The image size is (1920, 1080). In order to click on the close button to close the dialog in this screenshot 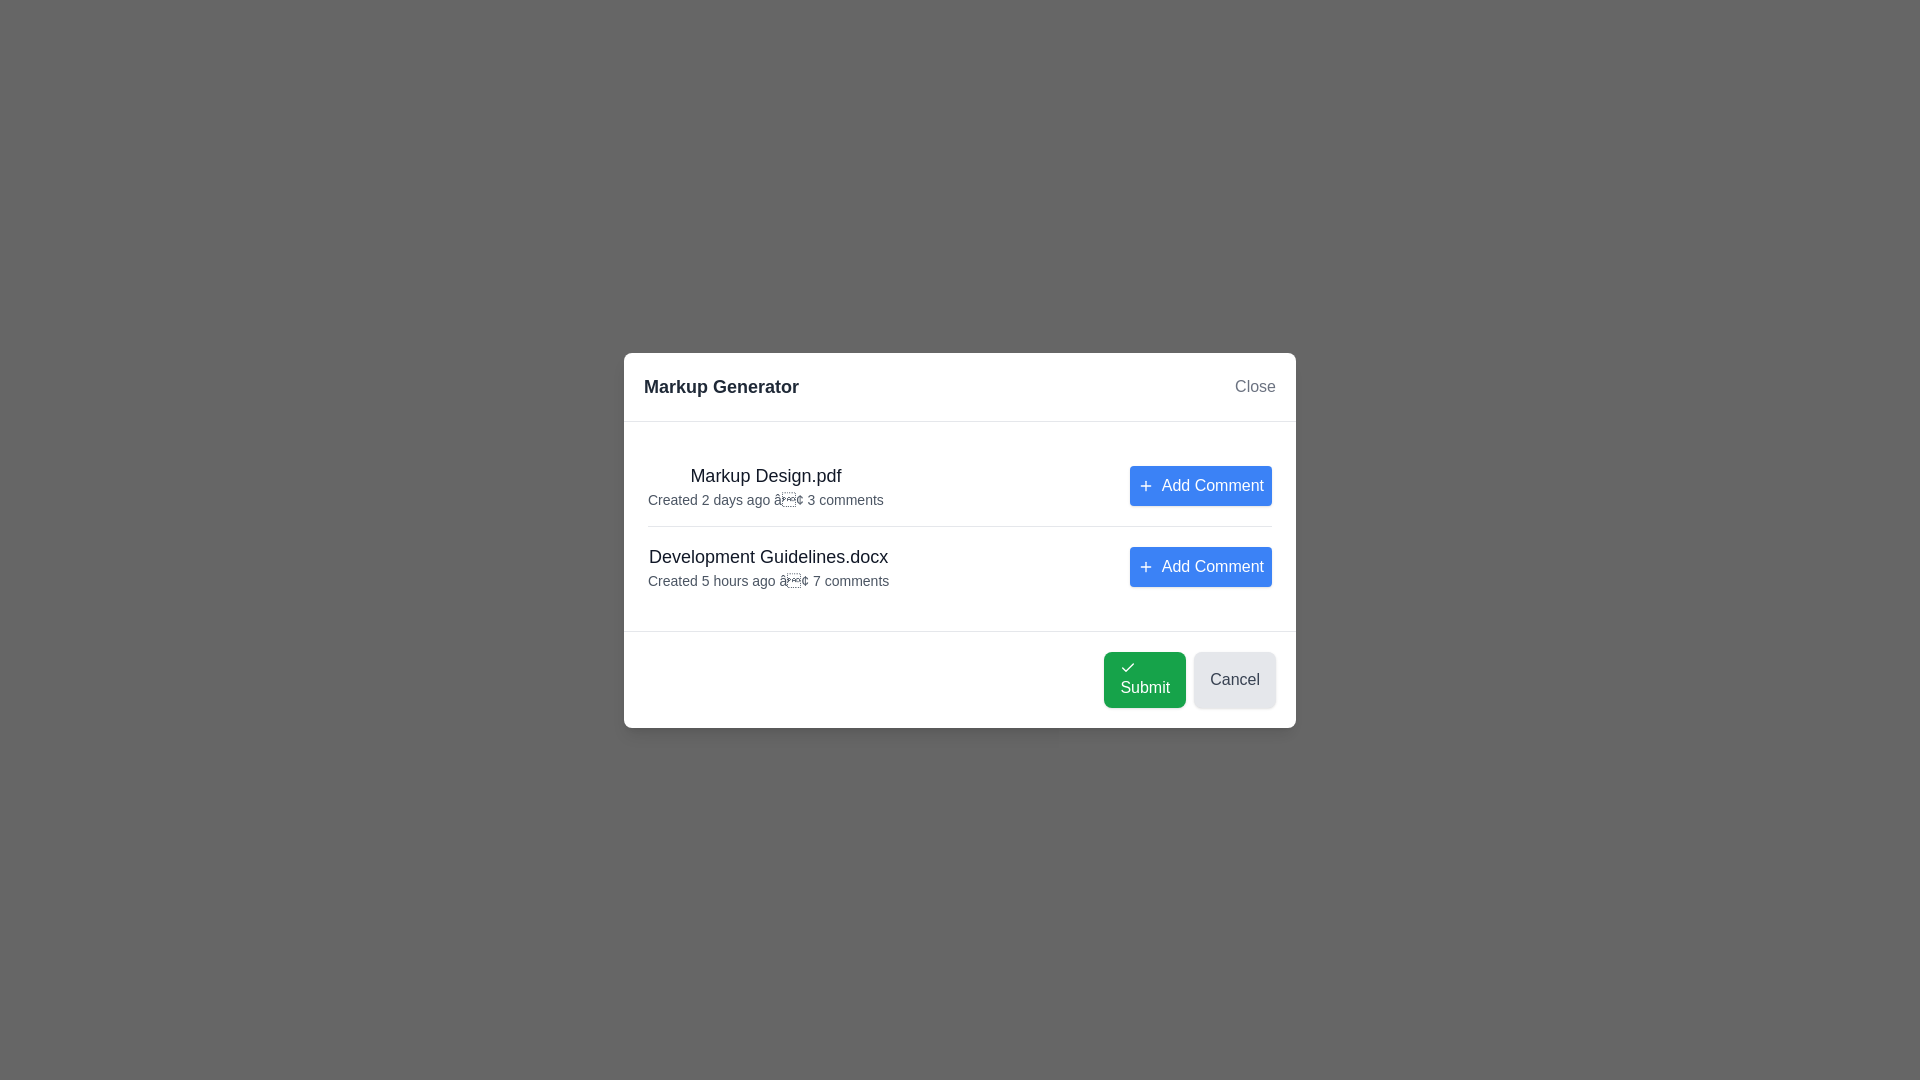, I will do `click(1253, 385)`.